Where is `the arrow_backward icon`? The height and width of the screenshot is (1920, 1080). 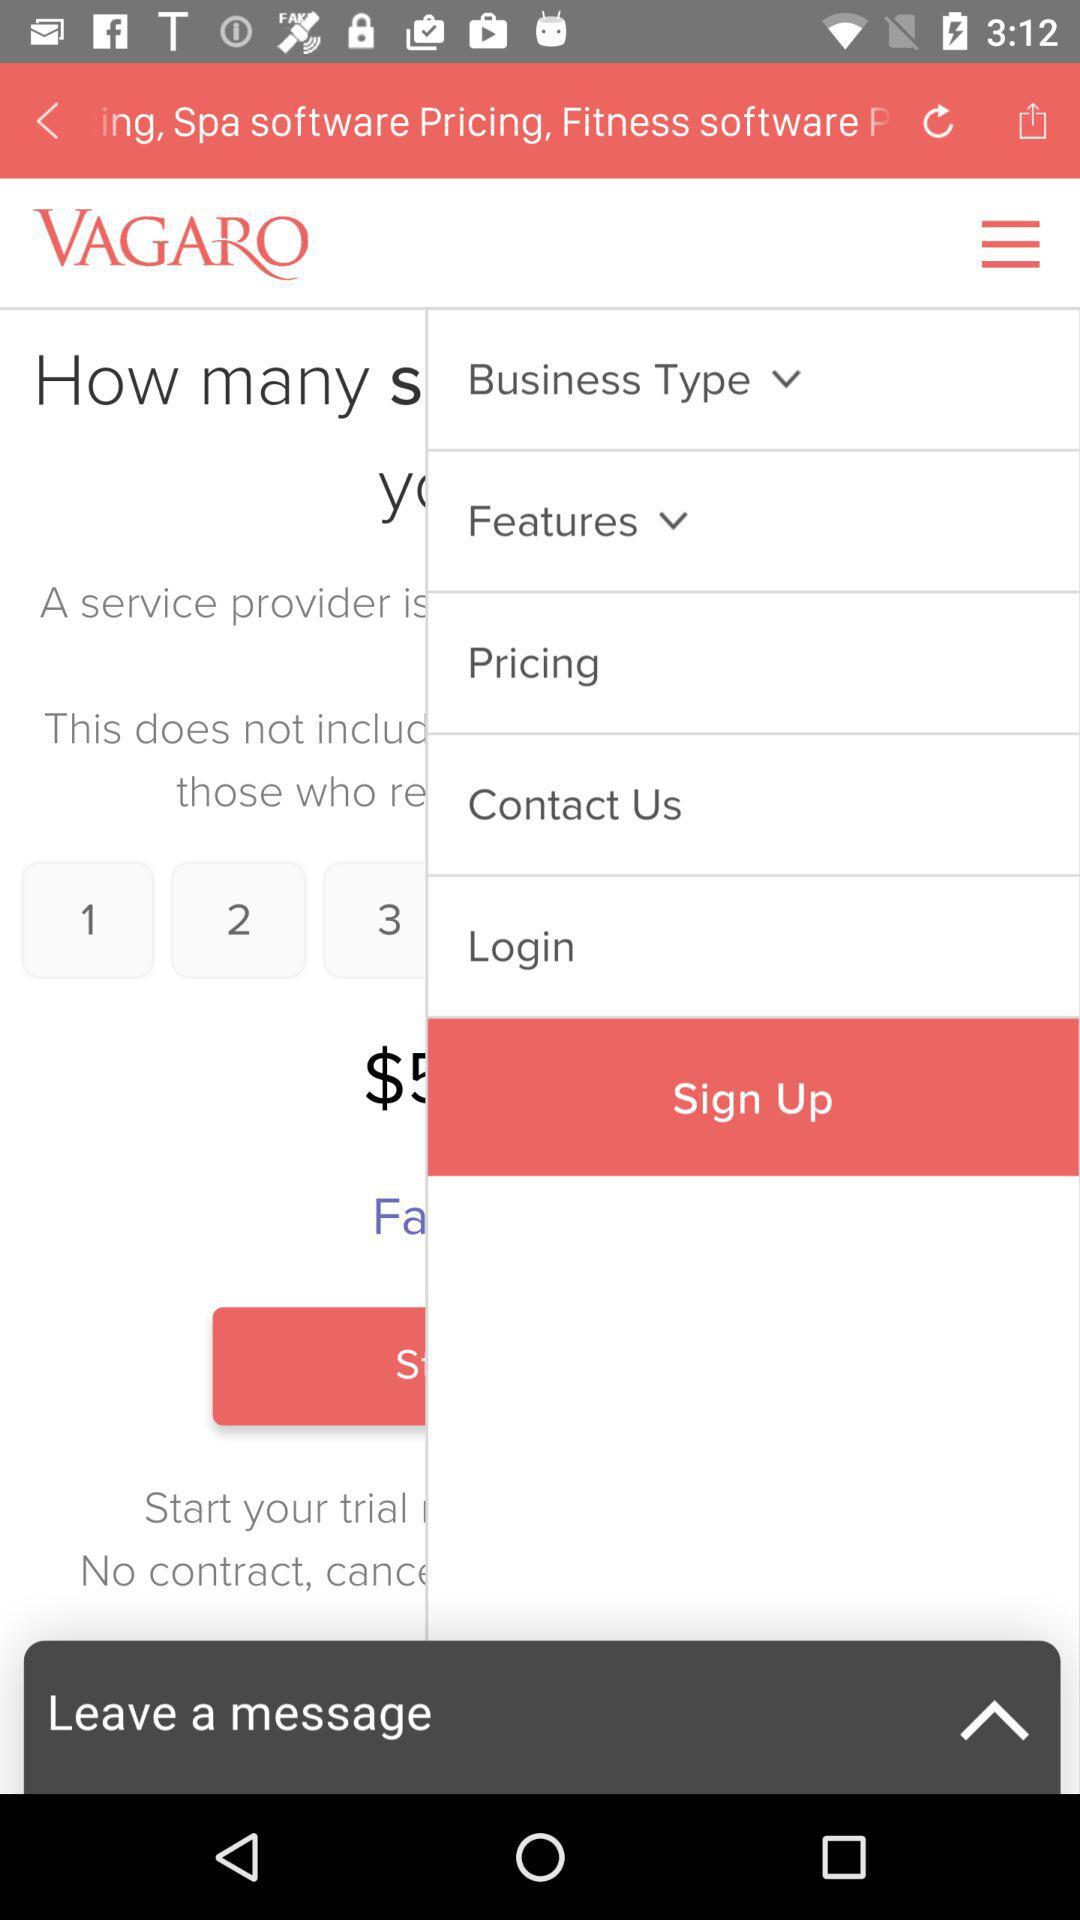
the arrow_backward icon is located at coordinates (46, 119).